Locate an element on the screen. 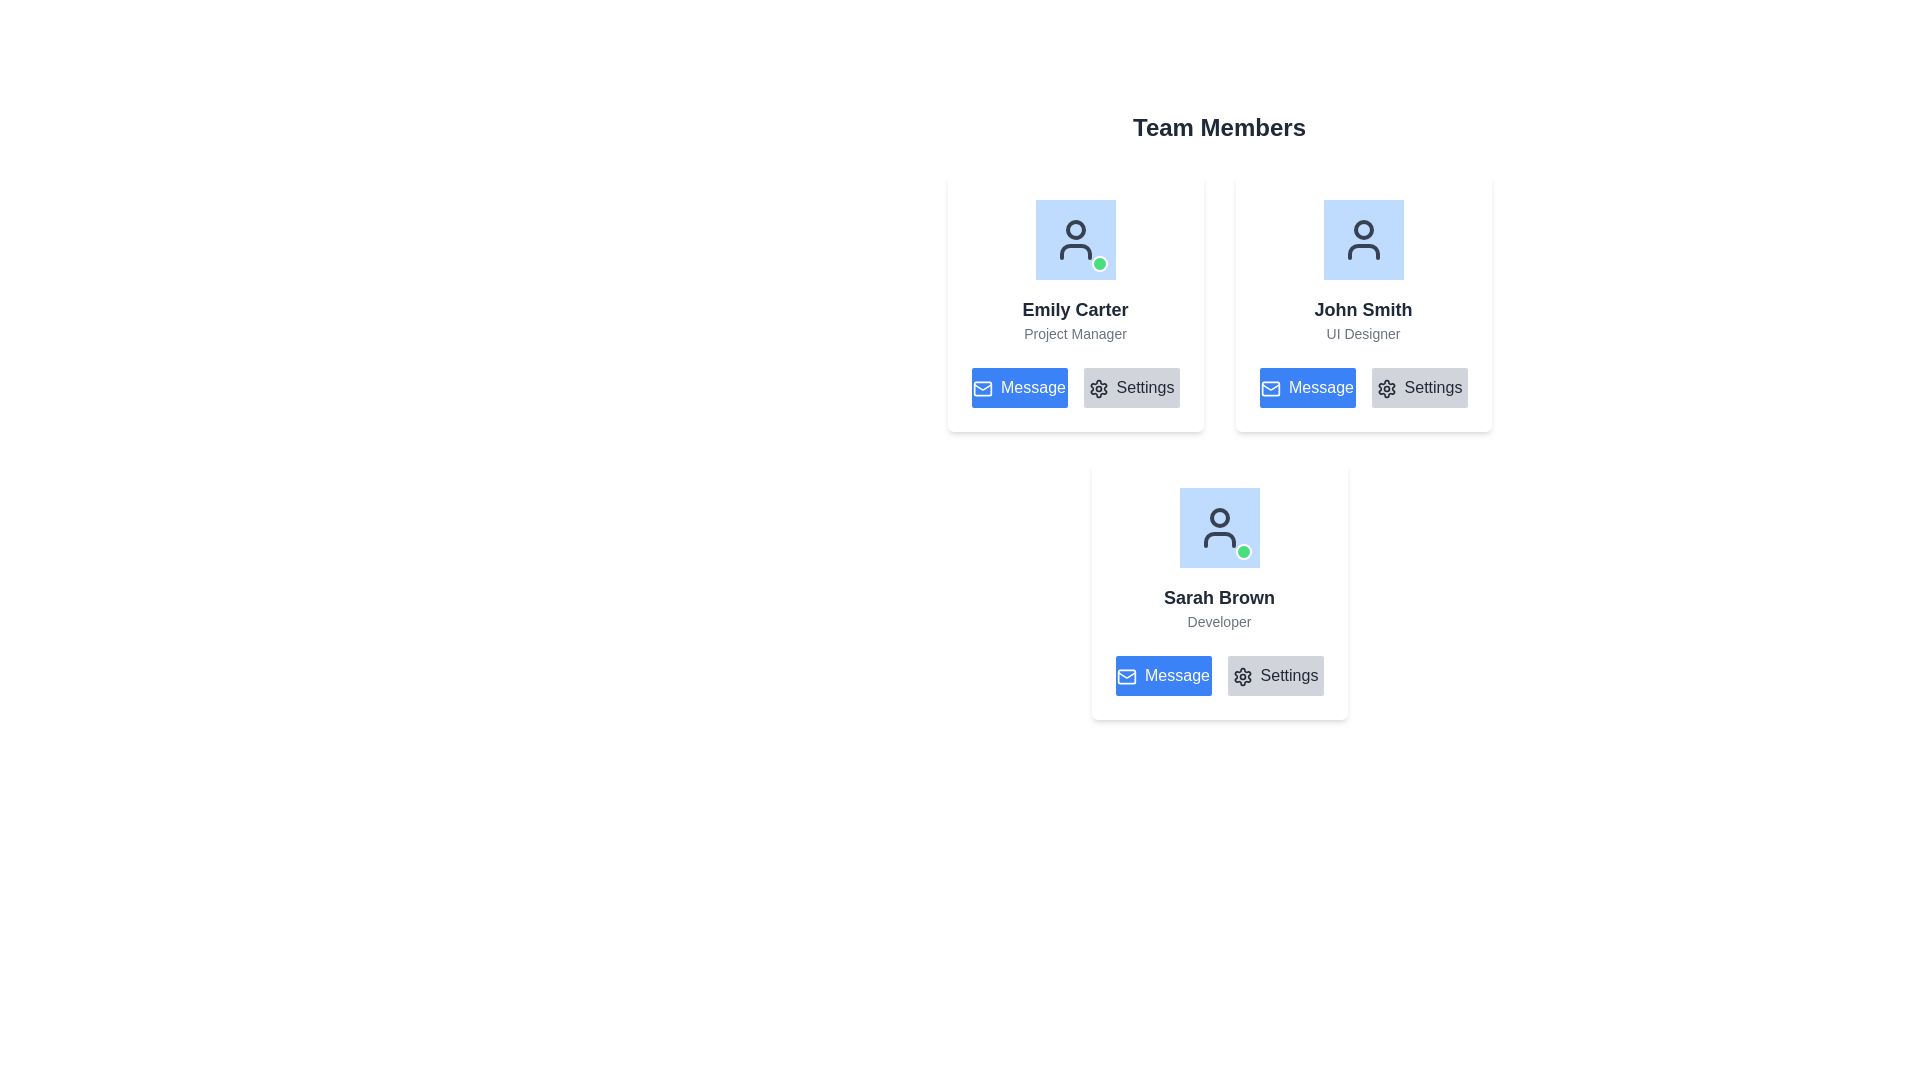 This screenshot has height=1080, width=1920. the 'Emily Carter' text label, which is displayed in a bold, dark gray font as the header text in the top-left card of a grid layout is located at coordinates (1074, 309).